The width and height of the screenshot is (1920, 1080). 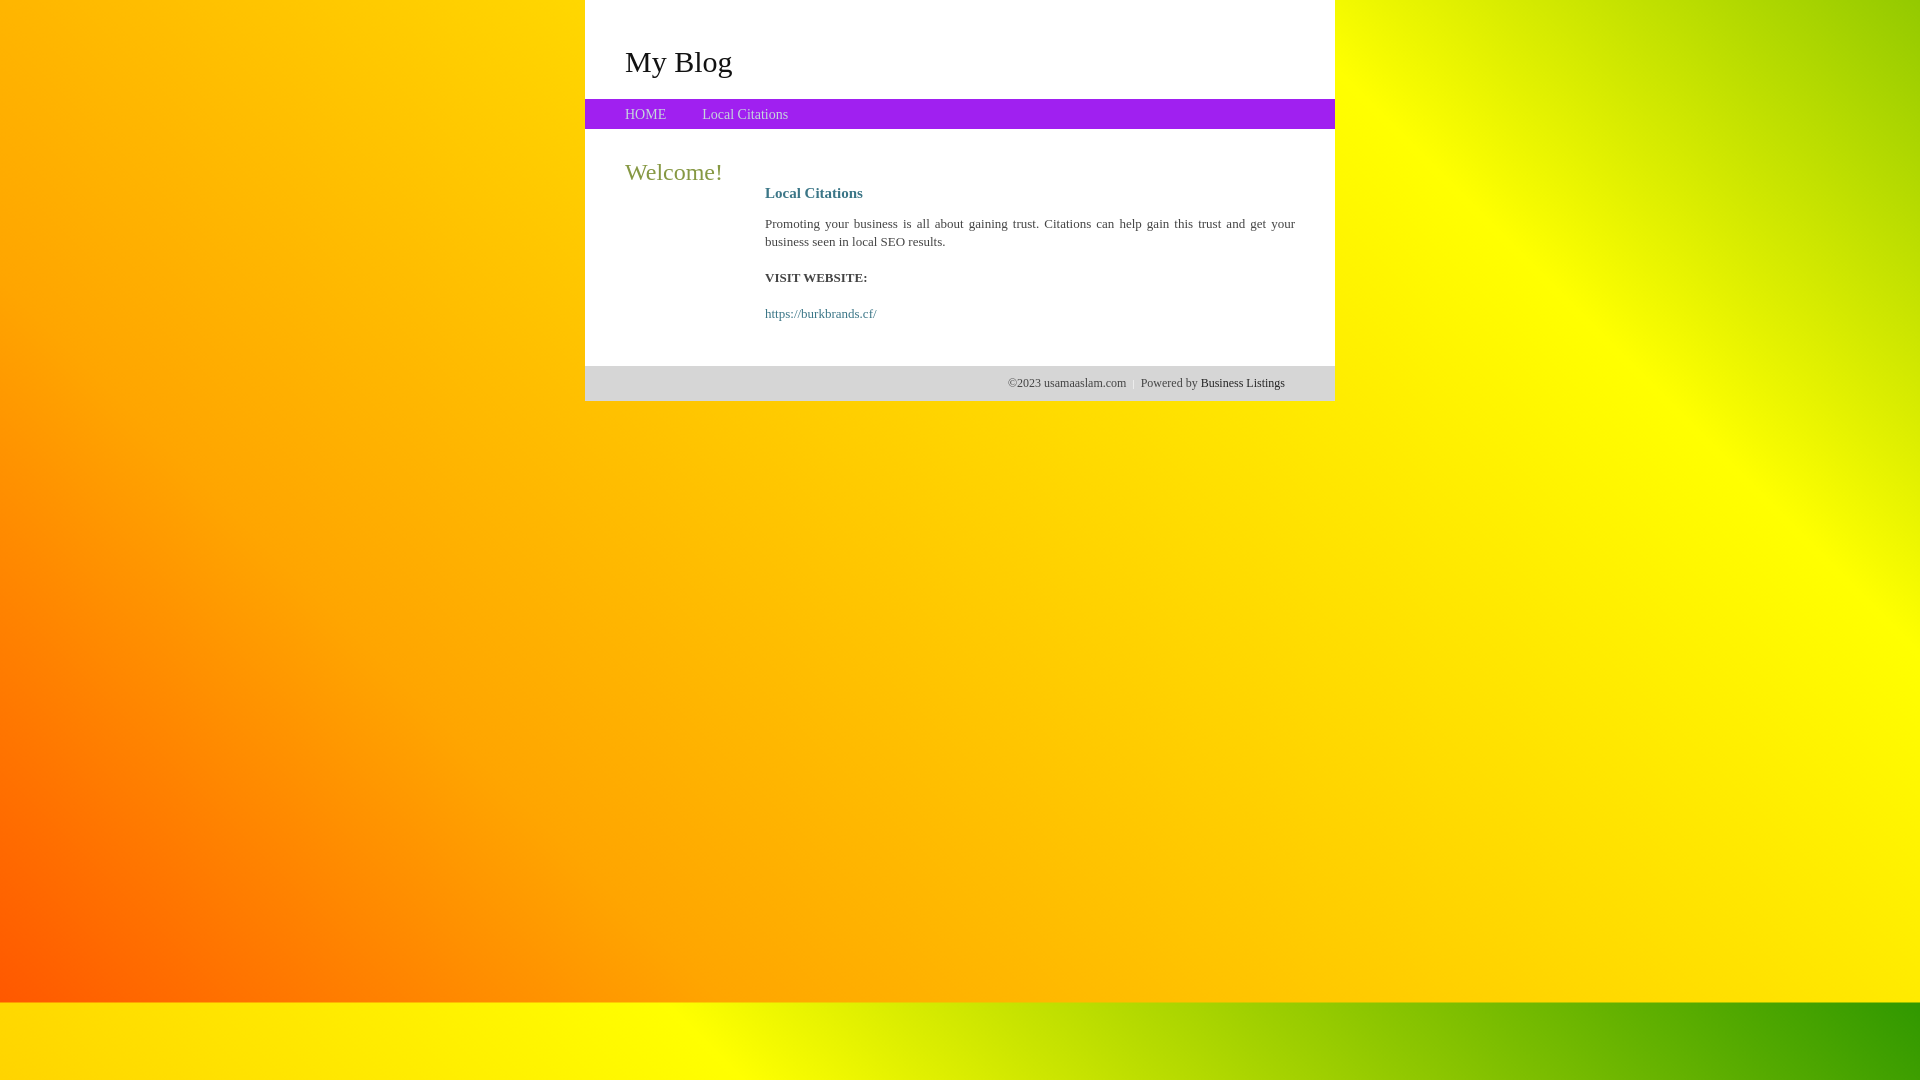 What do you see at coordinates (763, 313) in the screenshot?
I see `'https://burkbrands.cf/'` at bounding box center [763, 313].